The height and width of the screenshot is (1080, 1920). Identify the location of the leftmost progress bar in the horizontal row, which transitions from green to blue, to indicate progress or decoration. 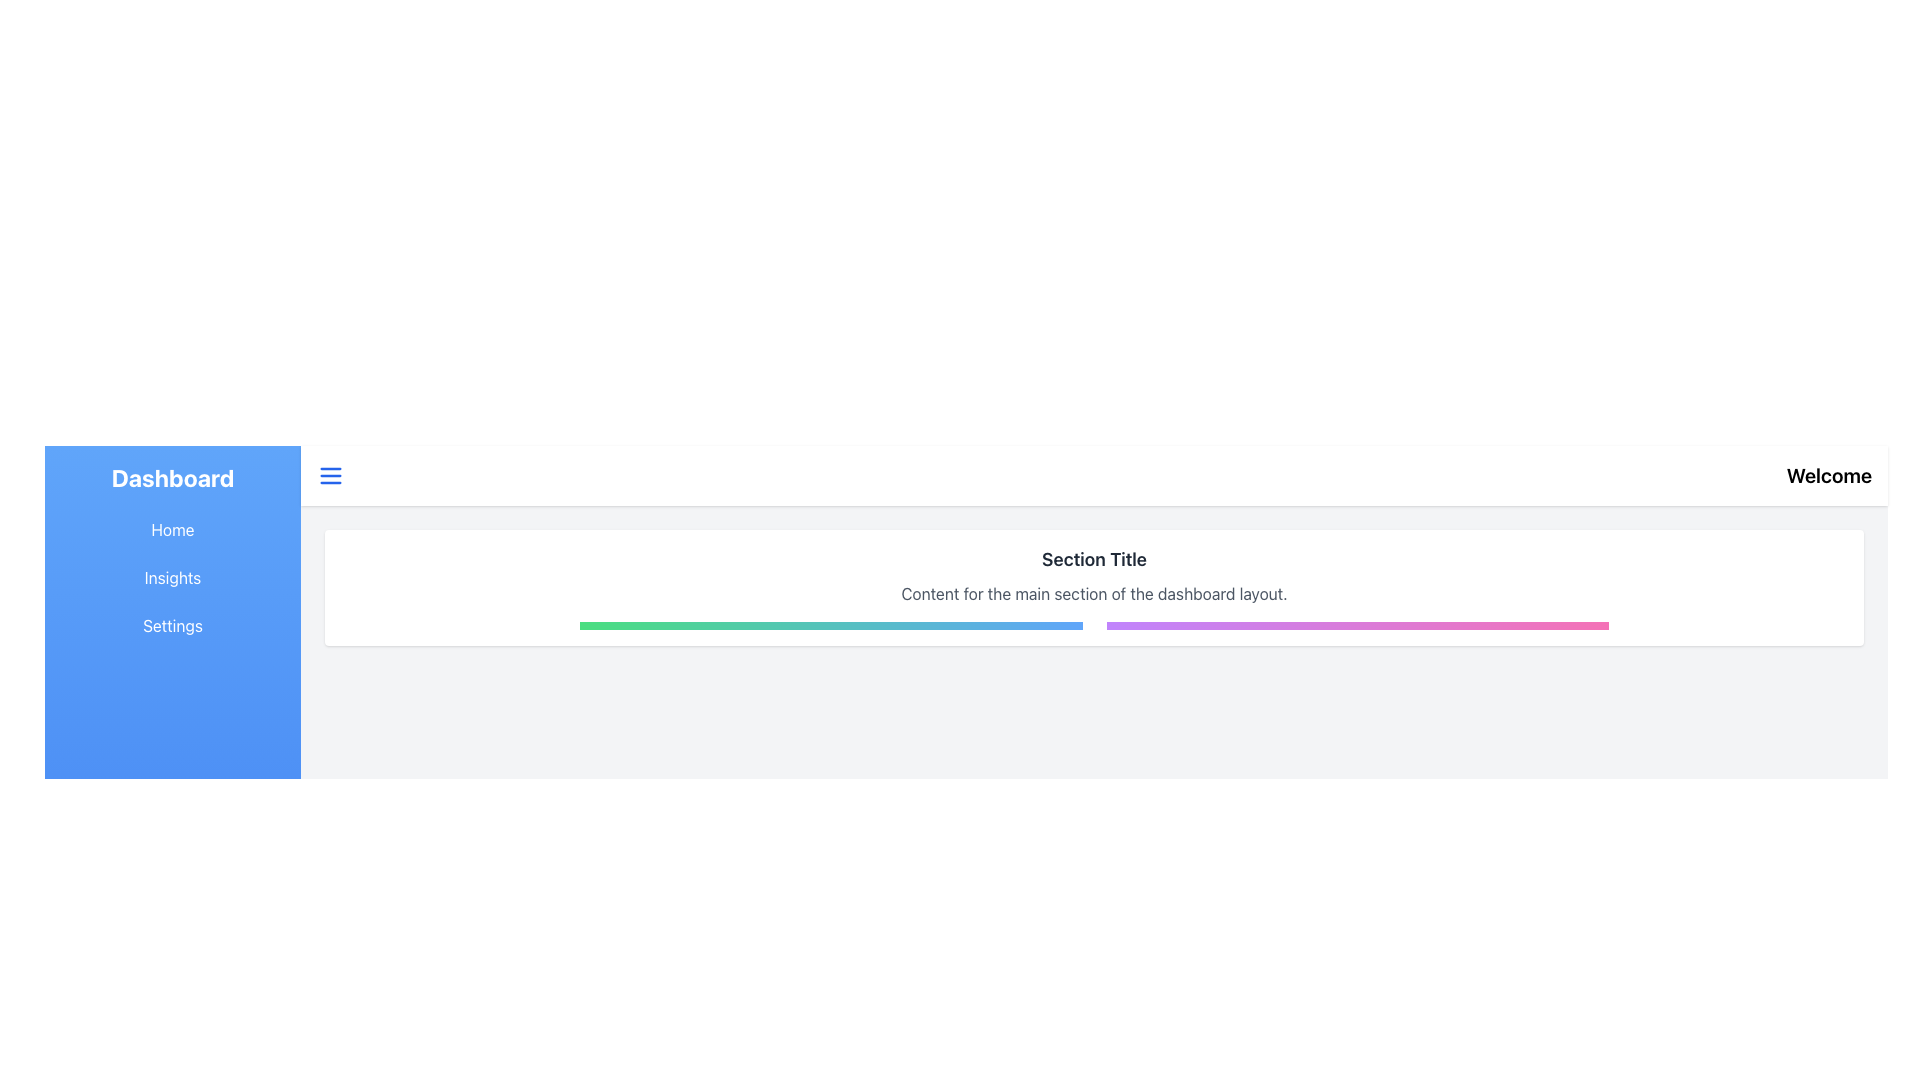
(831, 624).